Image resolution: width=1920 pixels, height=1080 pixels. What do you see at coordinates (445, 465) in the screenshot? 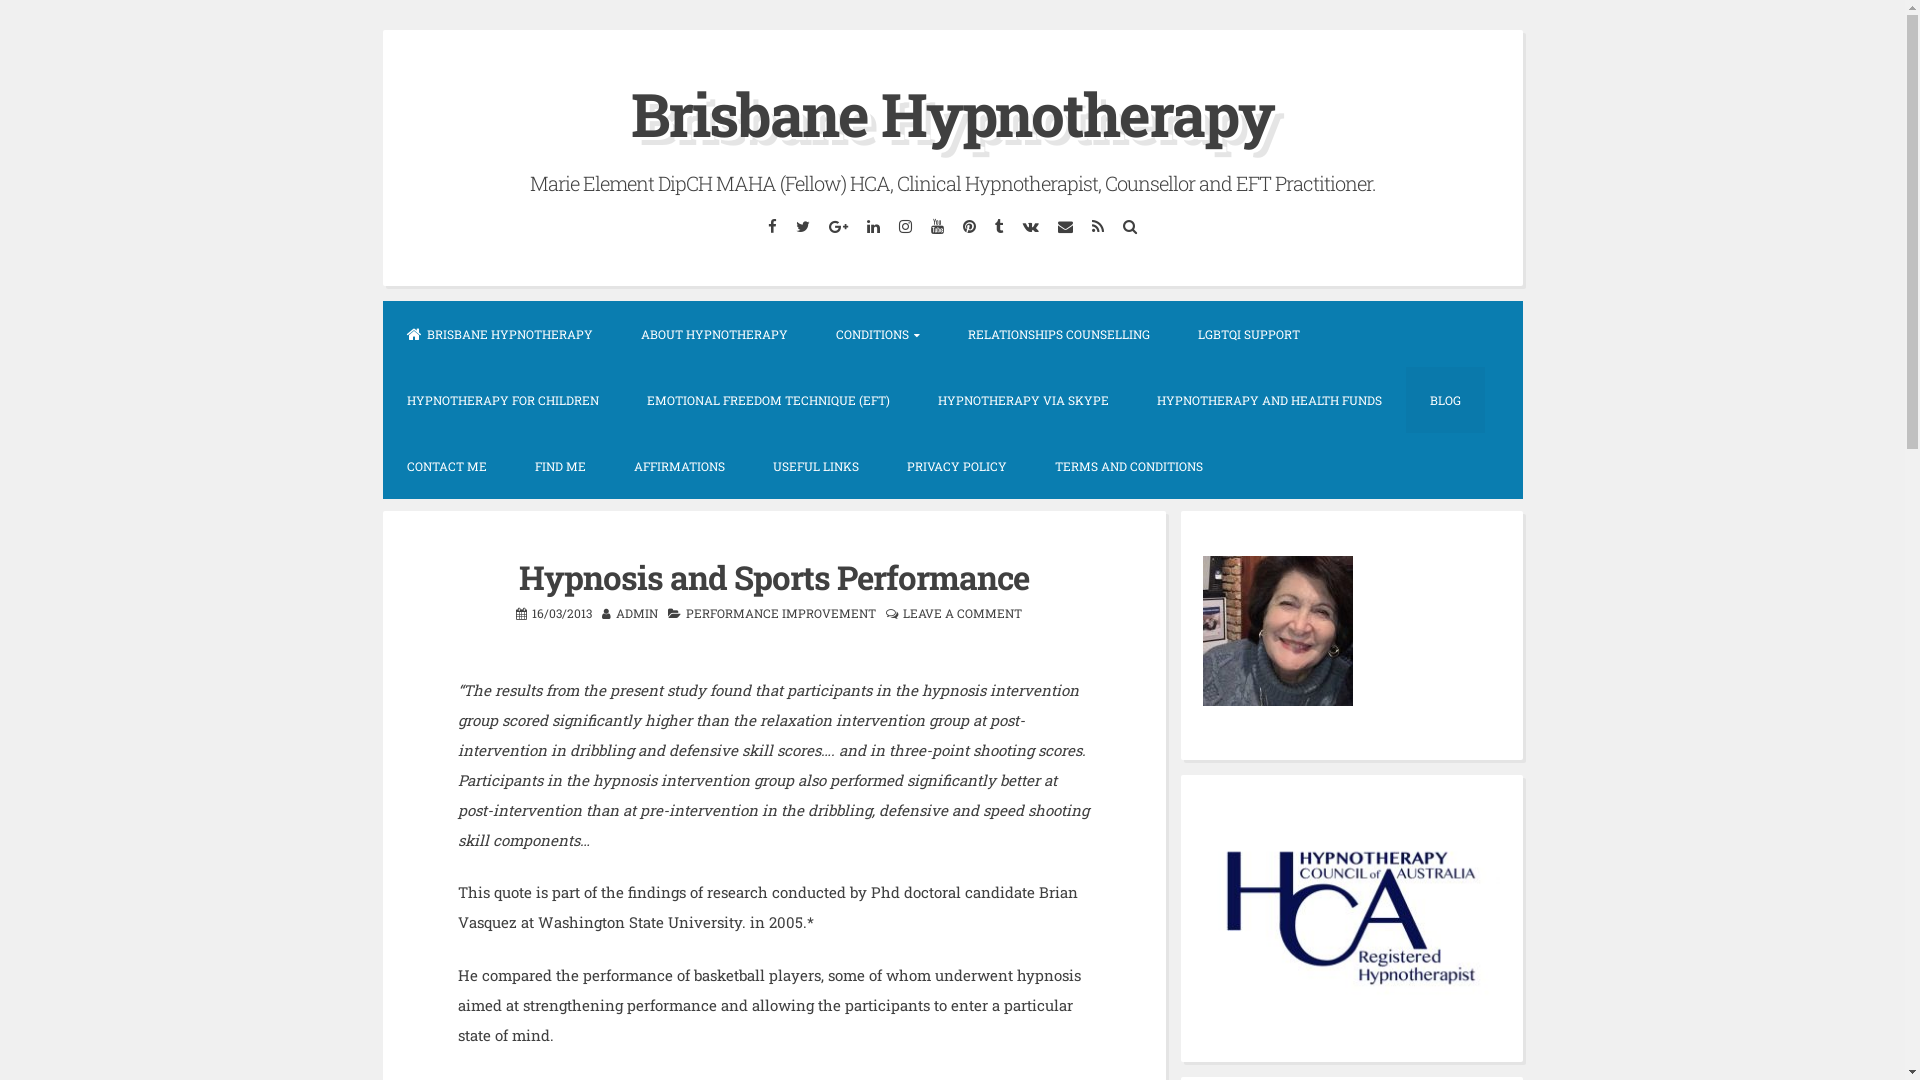
I see `'CONTACT ME'` at bounding box center [445, 465].